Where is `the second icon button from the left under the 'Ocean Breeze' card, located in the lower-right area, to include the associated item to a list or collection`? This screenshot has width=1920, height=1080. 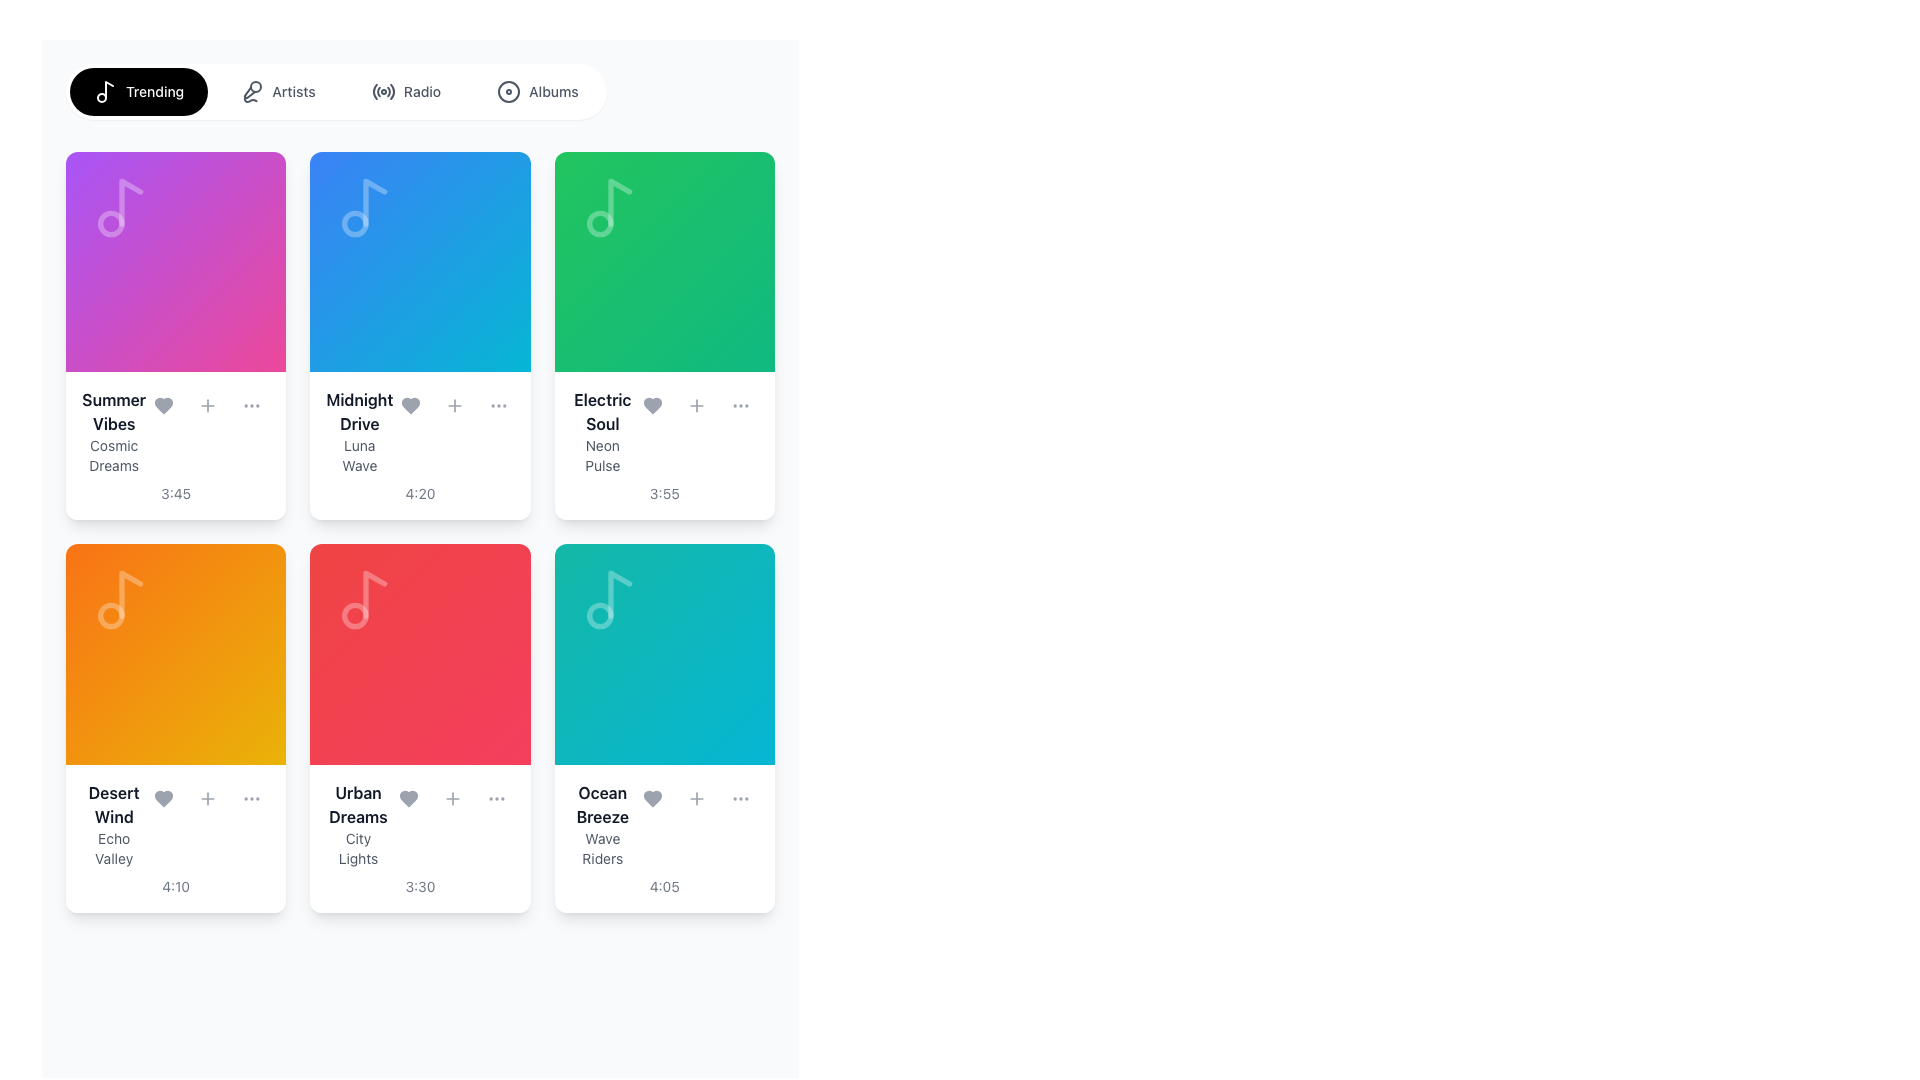 the second icon button from the left under the 'Ocean Breeze' card, located in the lower-right area, to include the associated item to a list or collection is located at coordinates (696, 797).